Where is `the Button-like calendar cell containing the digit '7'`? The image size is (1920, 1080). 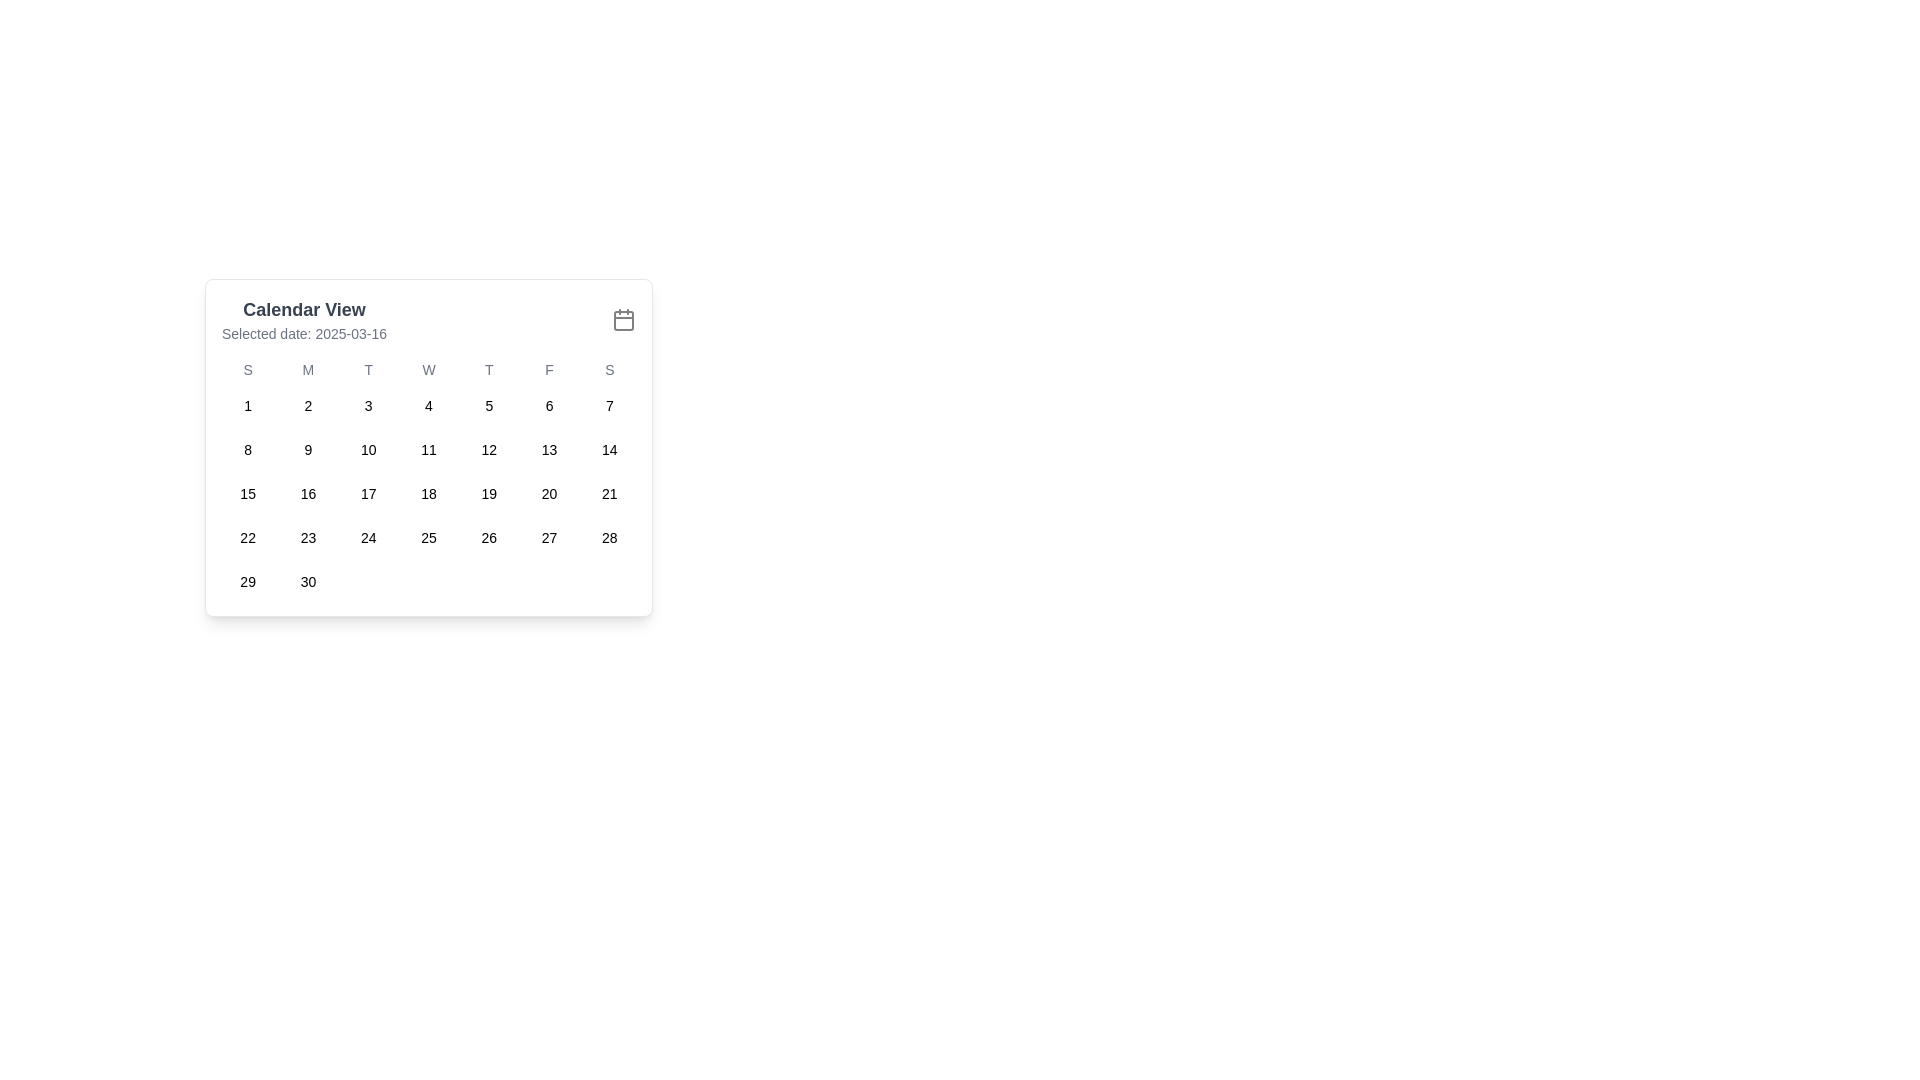 the Button-like calendar cell containing the digit '7' is located at coordinates (608, 405).